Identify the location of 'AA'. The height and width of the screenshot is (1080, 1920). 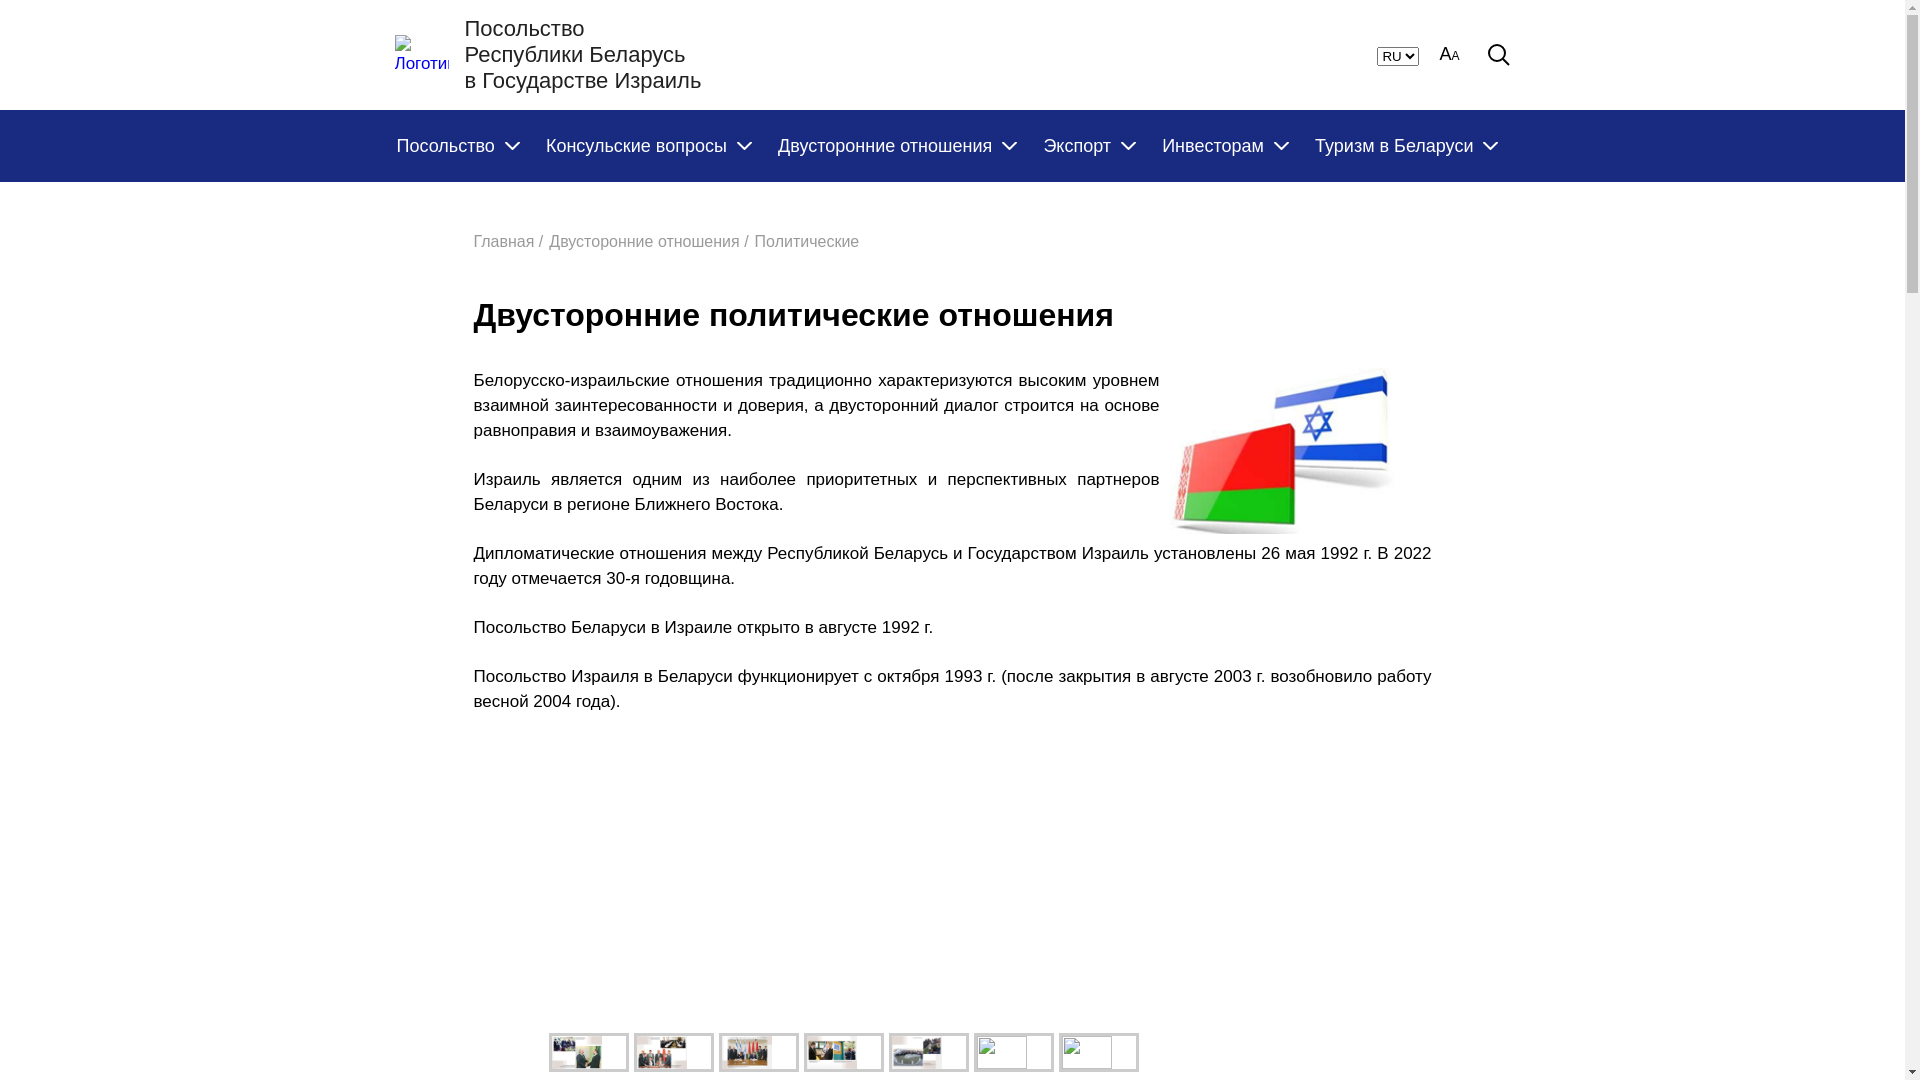
(1438, 53).